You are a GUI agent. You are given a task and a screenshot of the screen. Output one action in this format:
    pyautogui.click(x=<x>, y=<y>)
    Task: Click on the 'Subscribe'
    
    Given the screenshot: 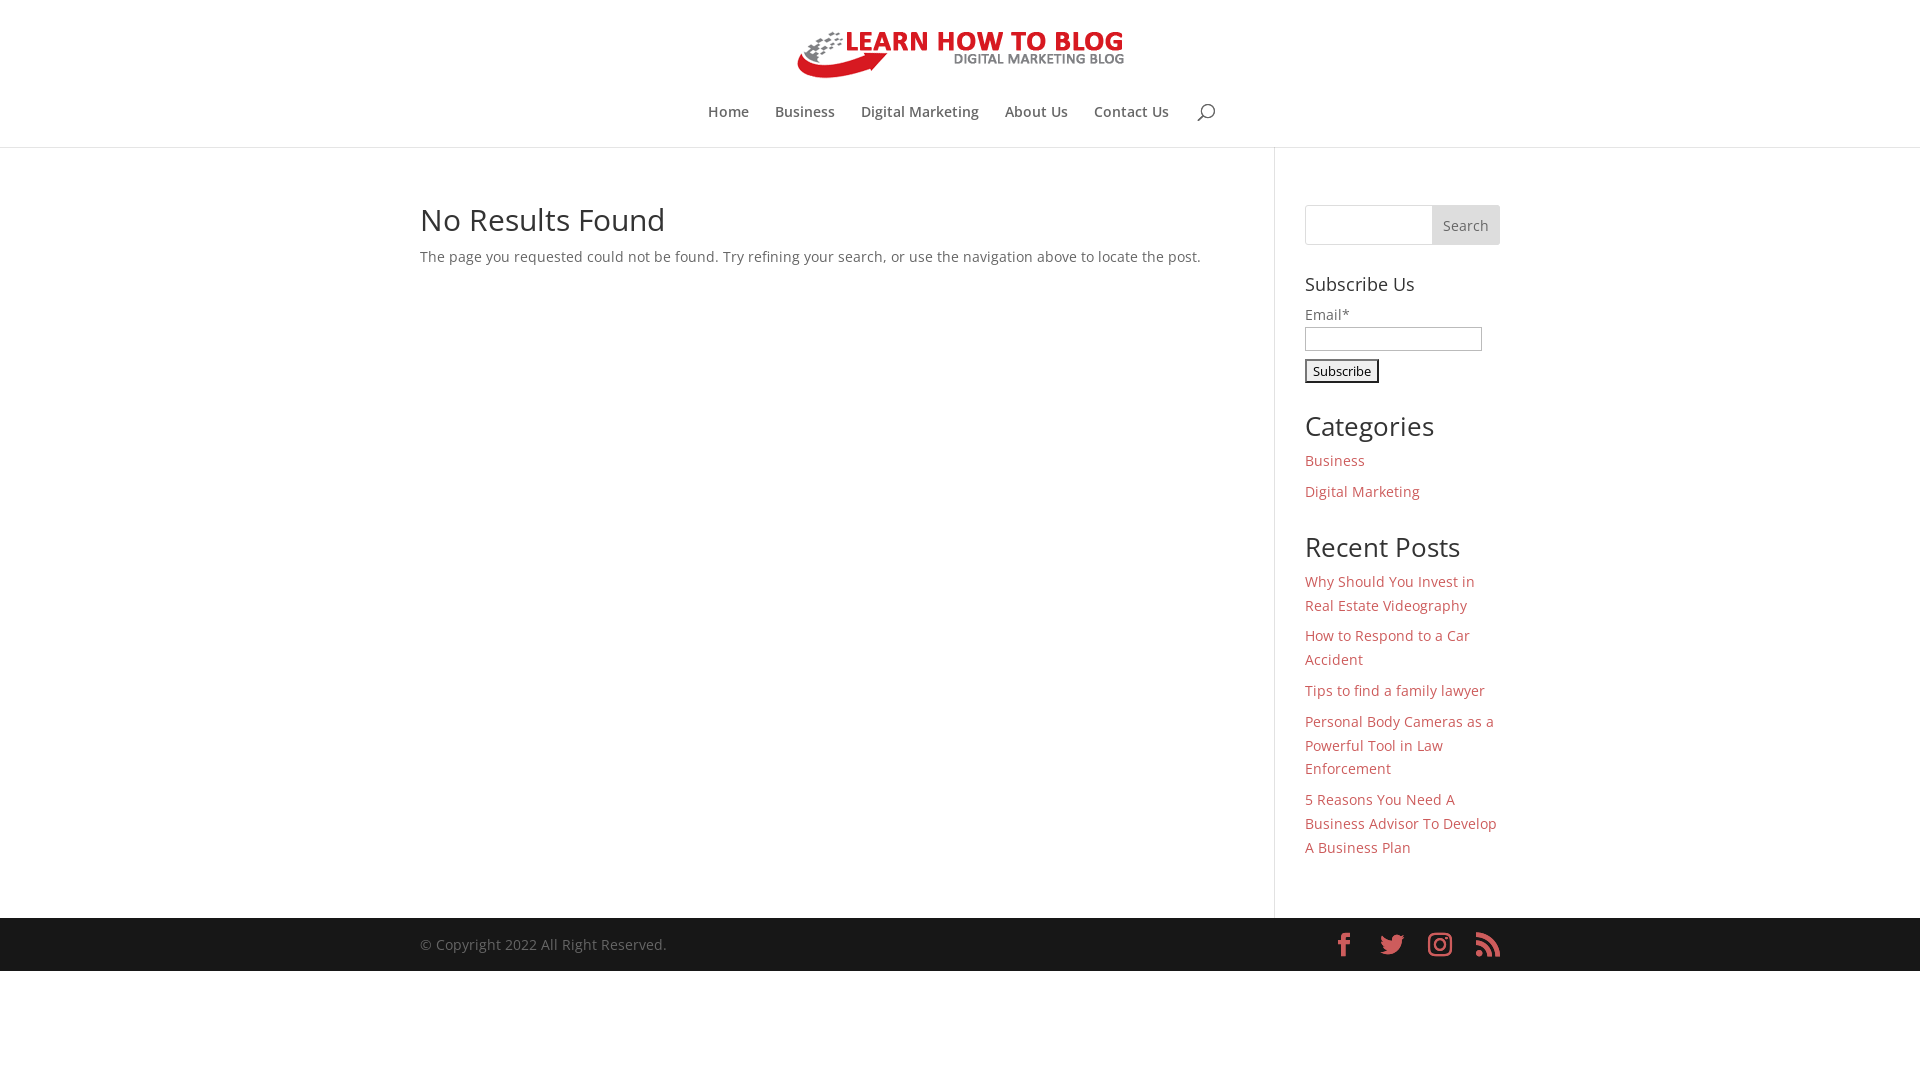 What is the action you would take?
    pyautogui.click(x=1342, y=370)
    